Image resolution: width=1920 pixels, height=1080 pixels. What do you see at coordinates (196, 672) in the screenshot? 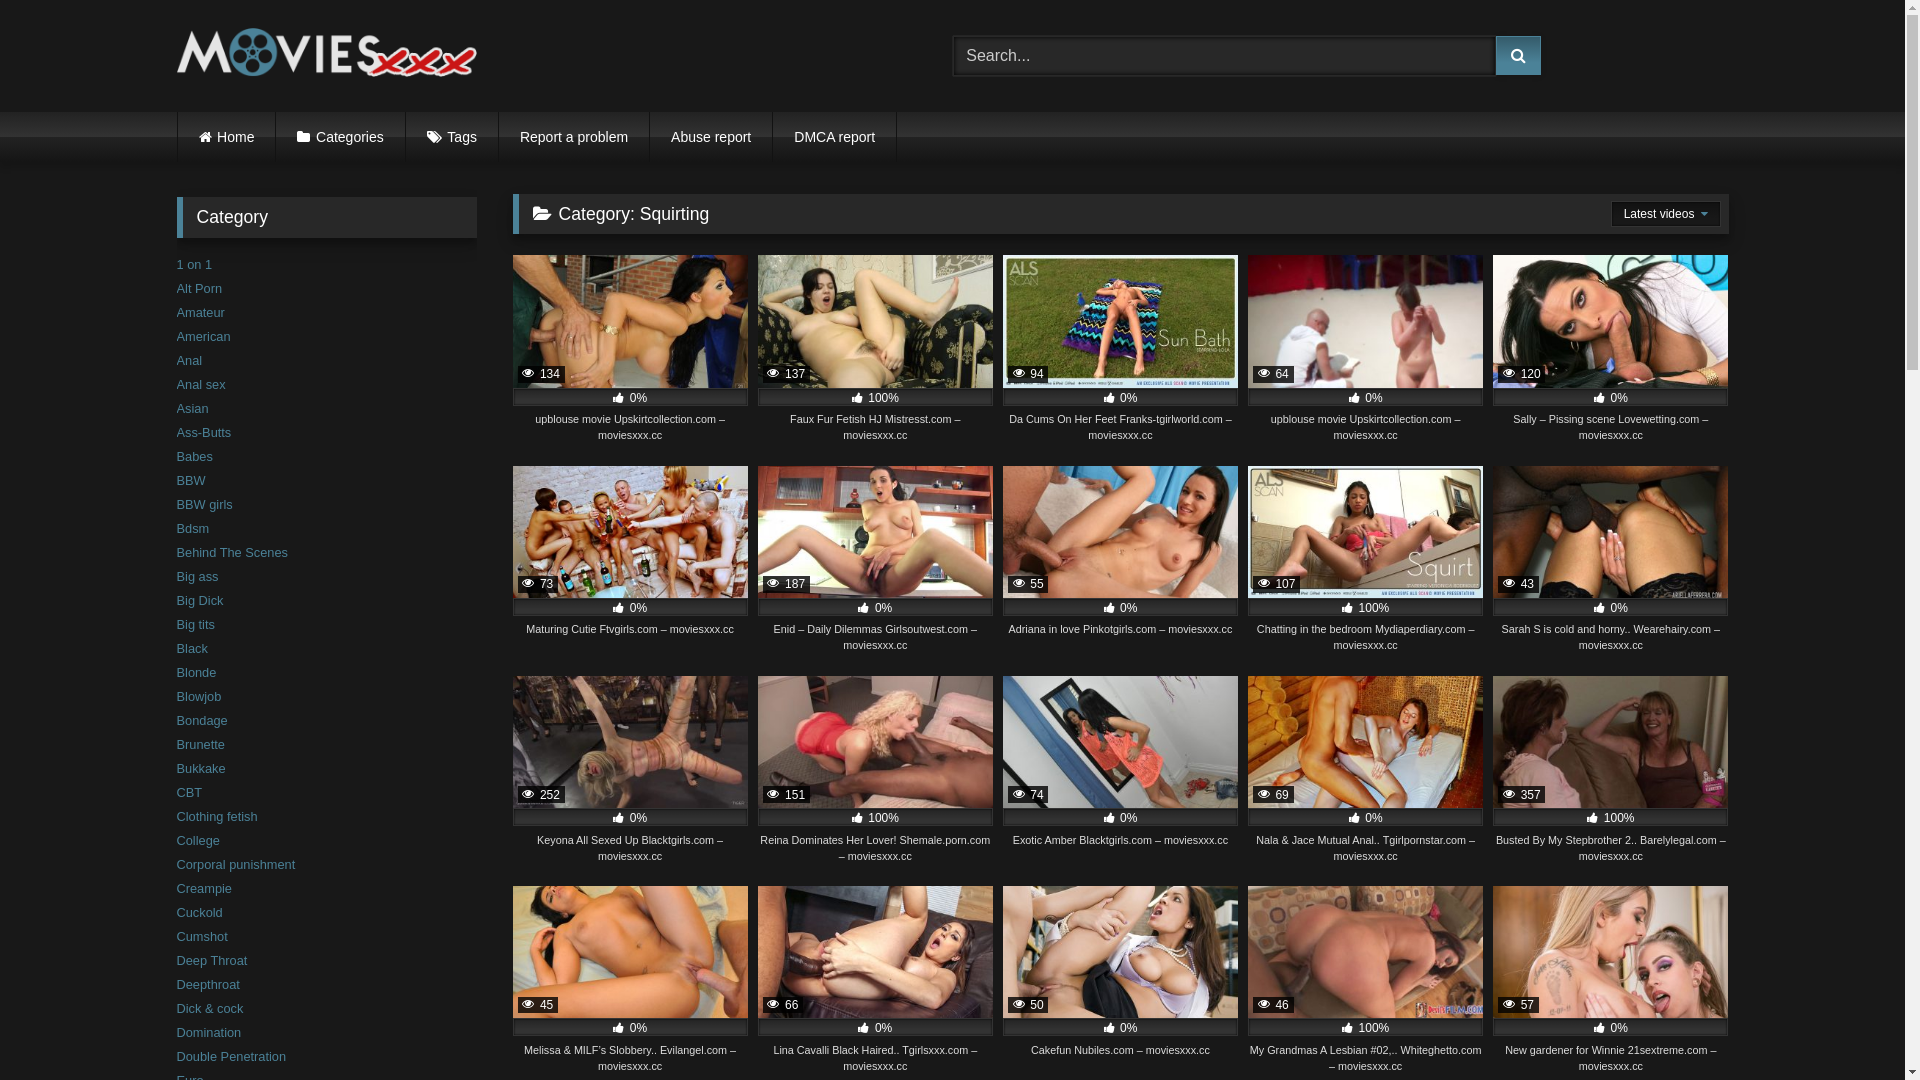
I see `'Blonde'` at bounding box center [196, 672].